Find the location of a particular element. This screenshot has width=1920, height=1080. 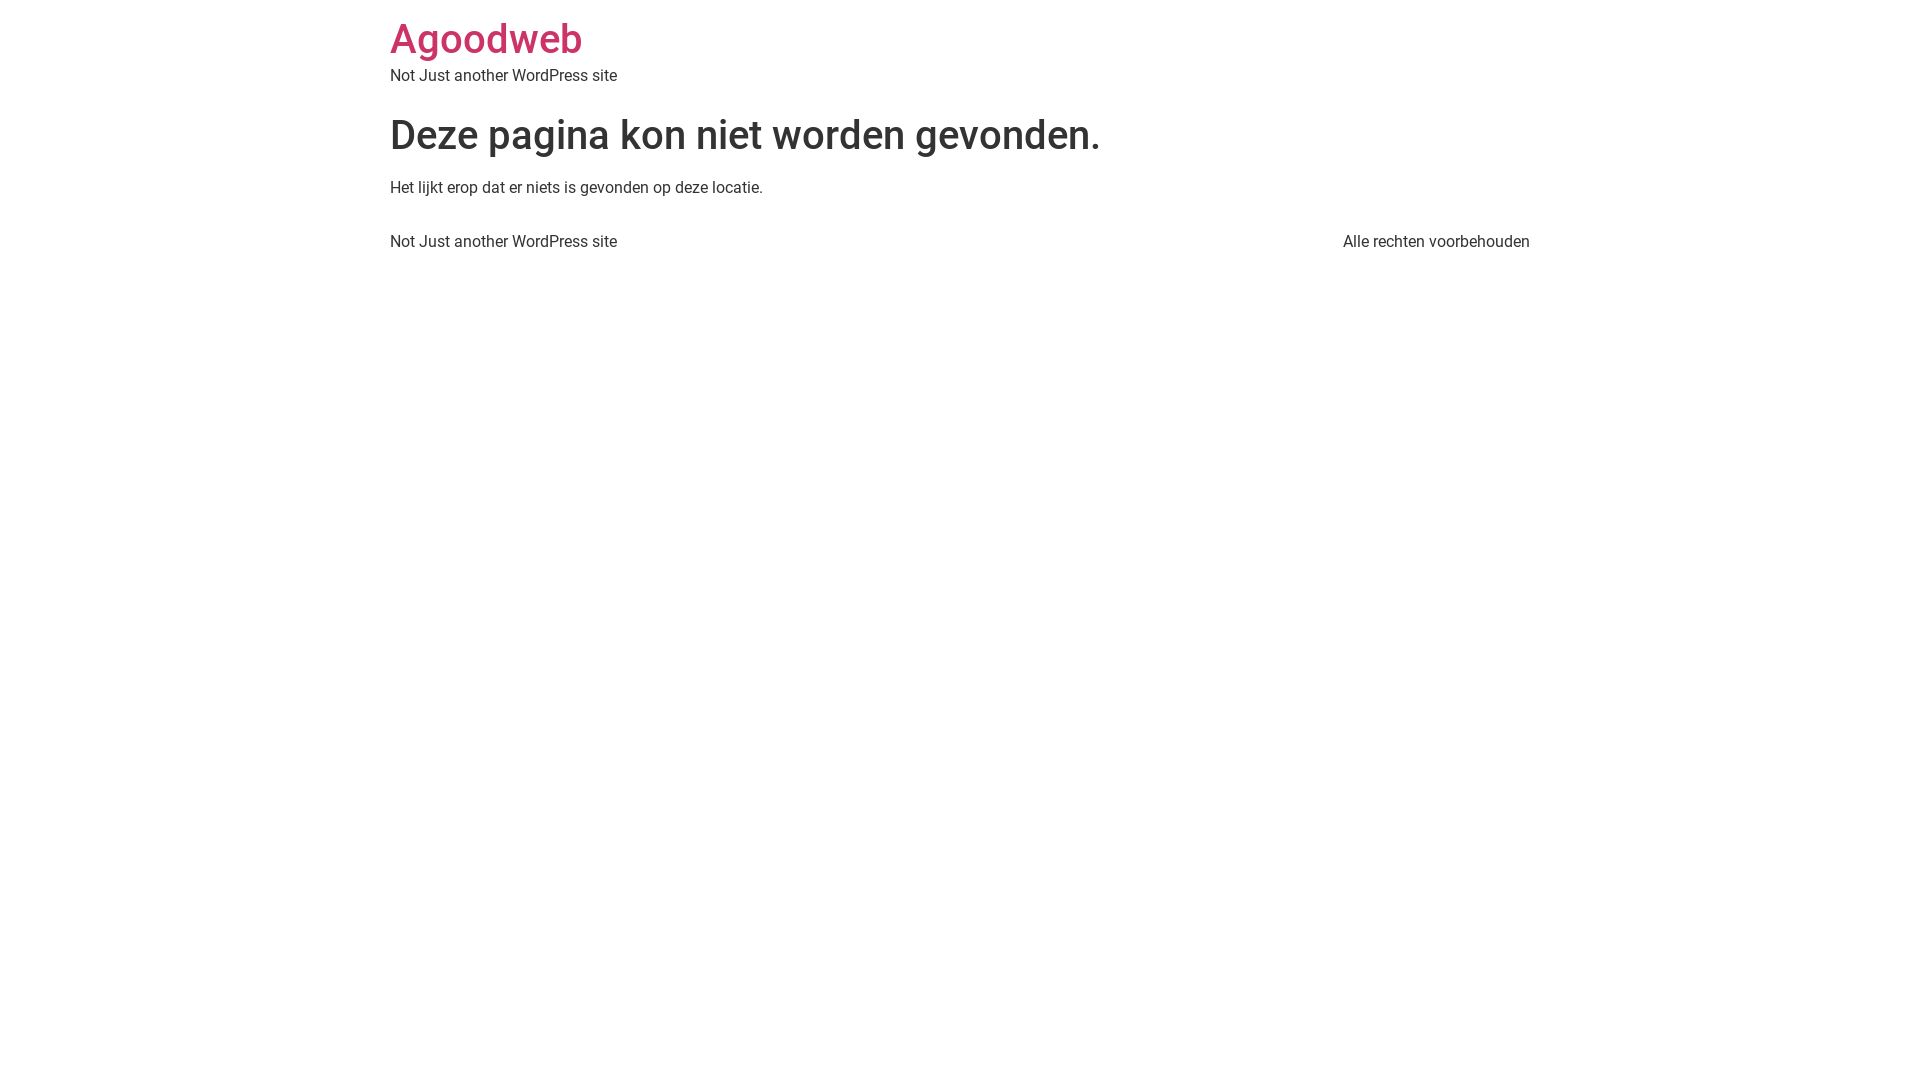

'Agoodweb' is located at coordinates (486, 39).